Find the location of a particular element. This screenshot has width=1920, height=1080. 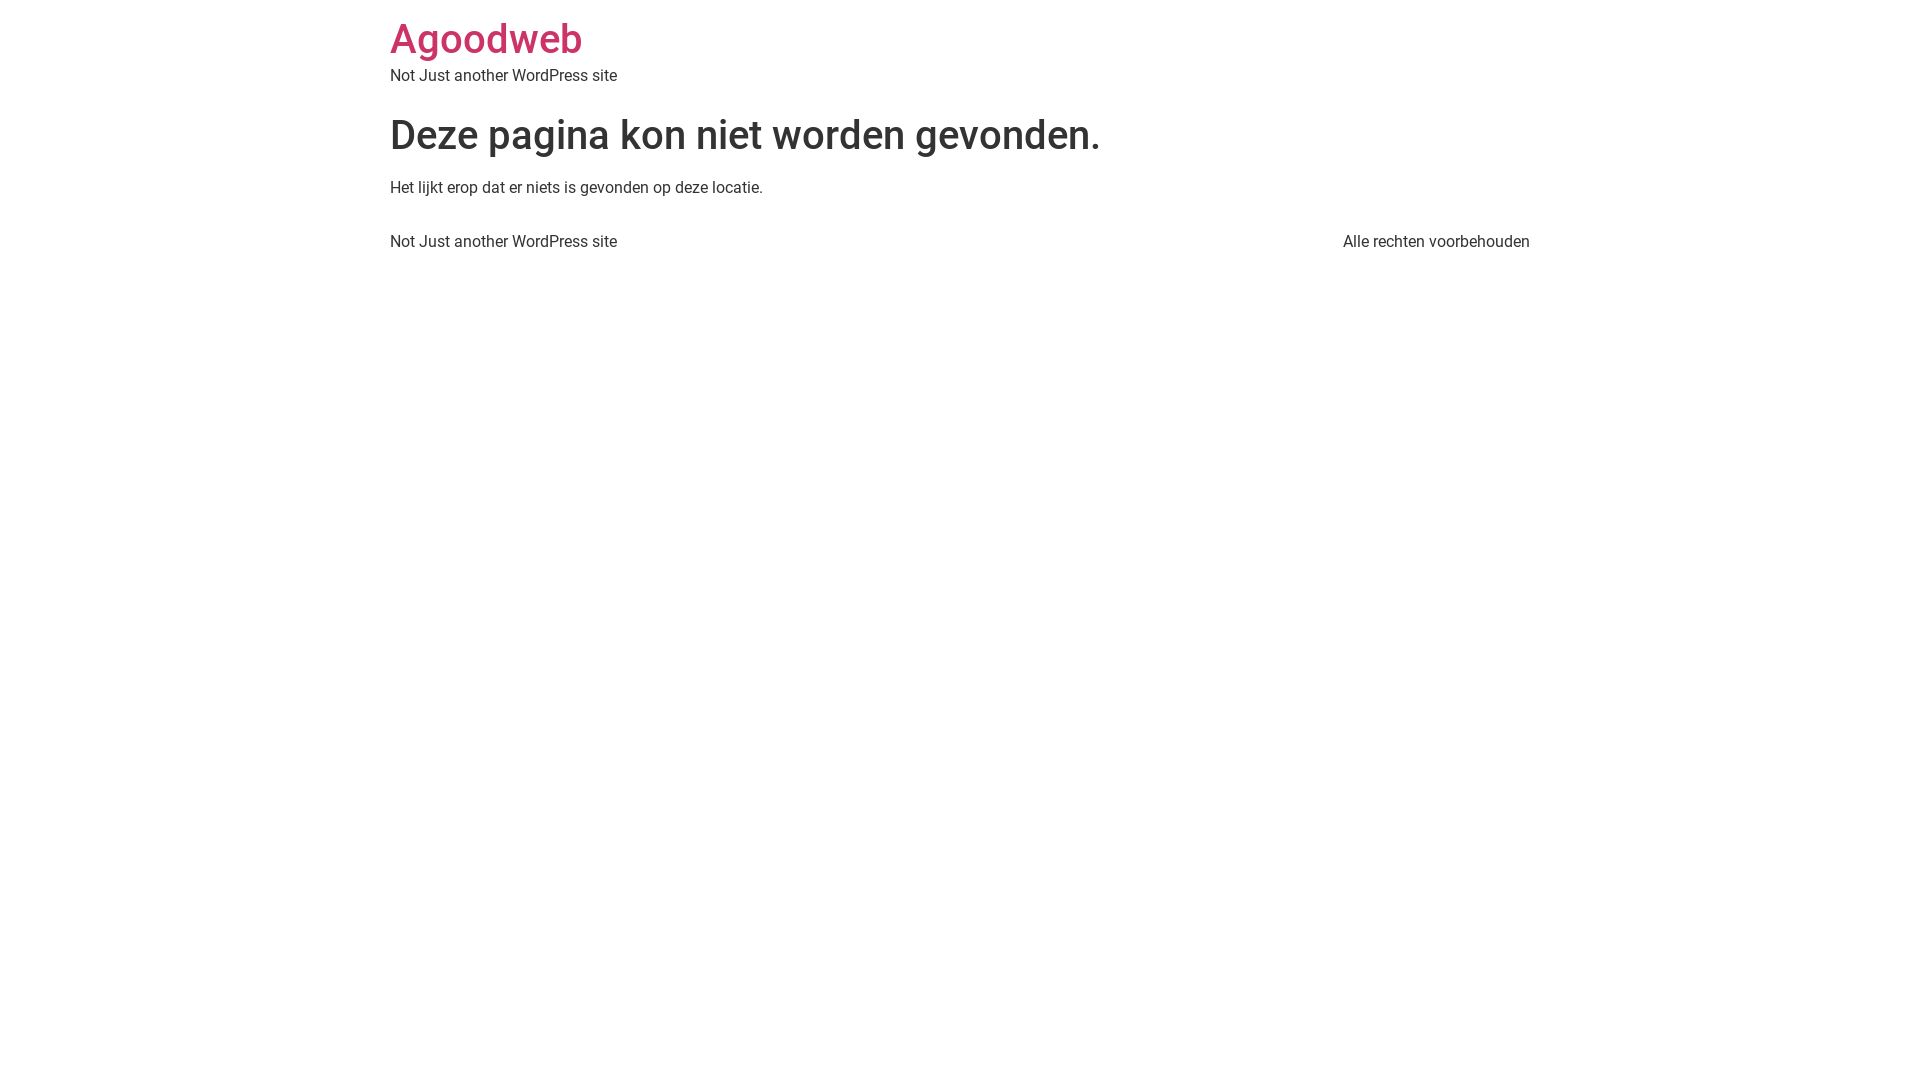

'Agoodweb' is located at coordinates (486, 39).